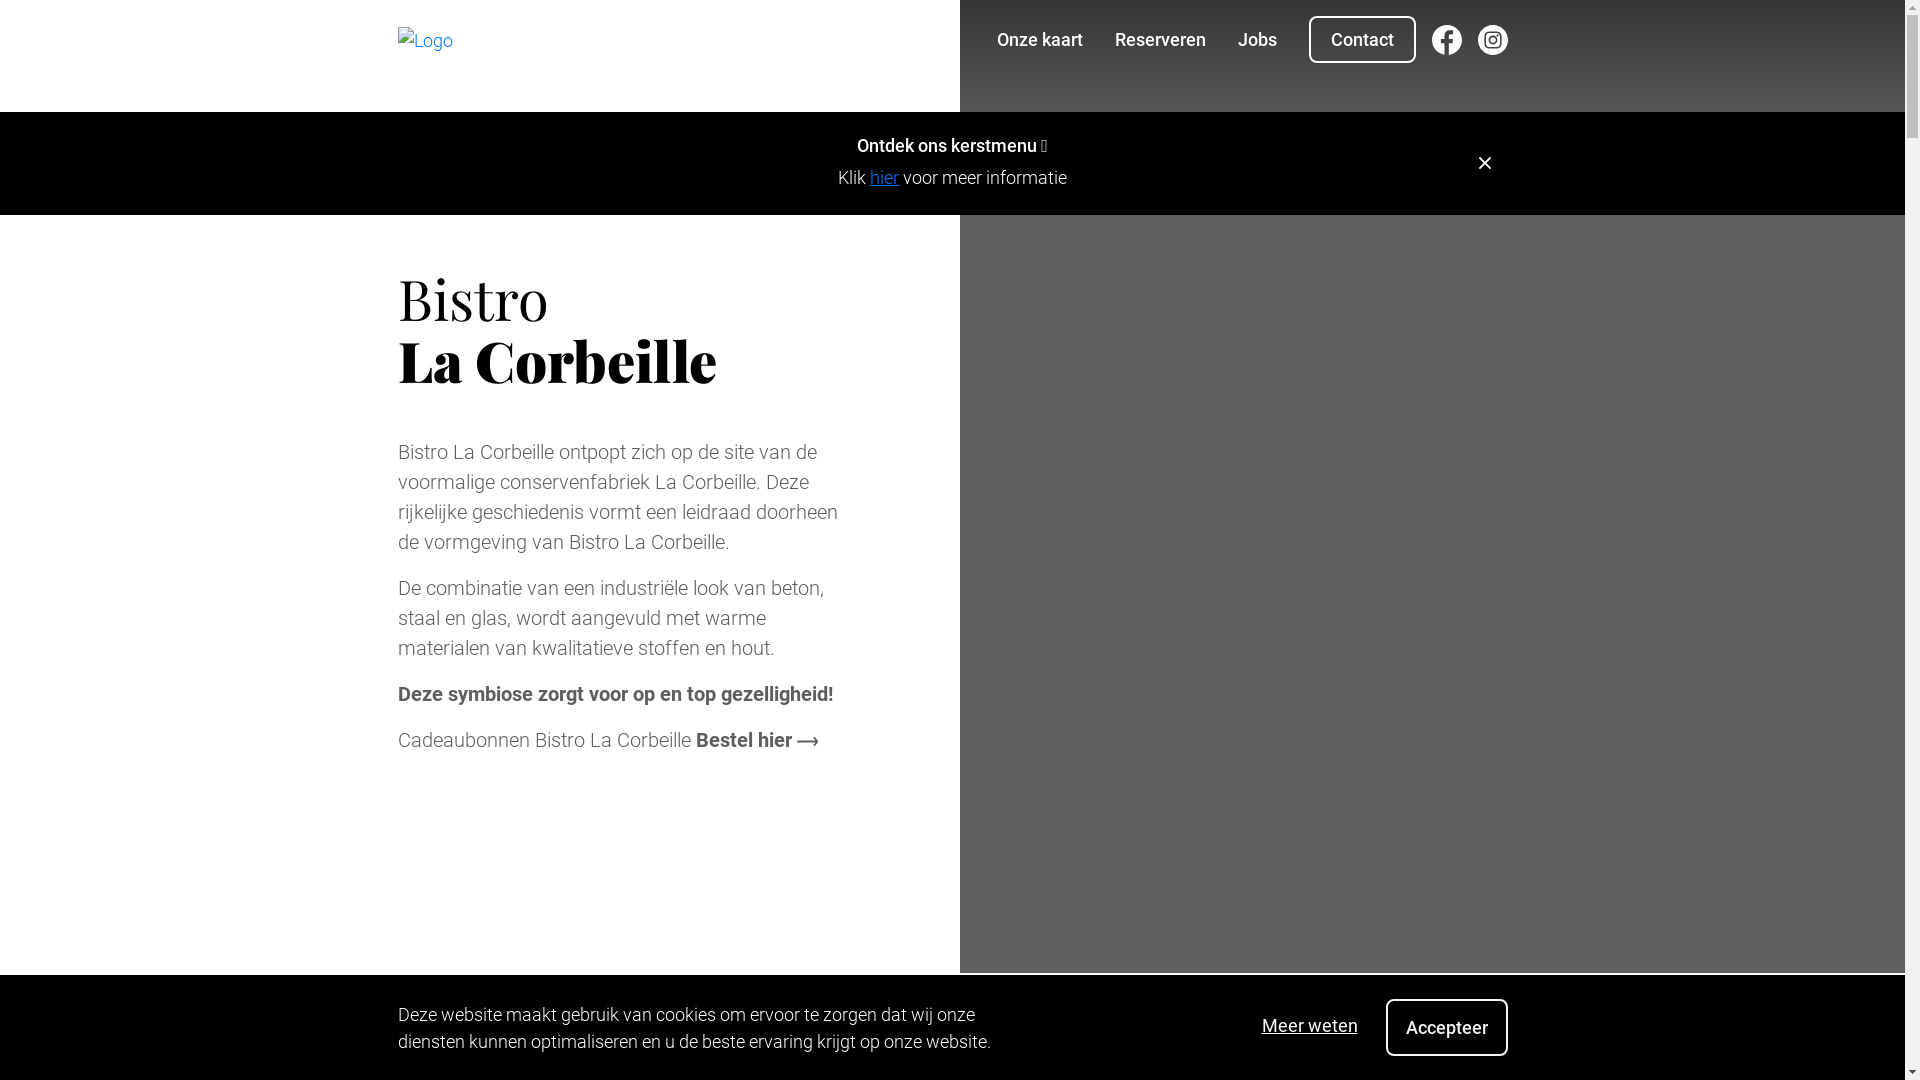  Describe the element at coordinates (996, 39) in the screenshot. I see `'Onze kaart'` at that location.